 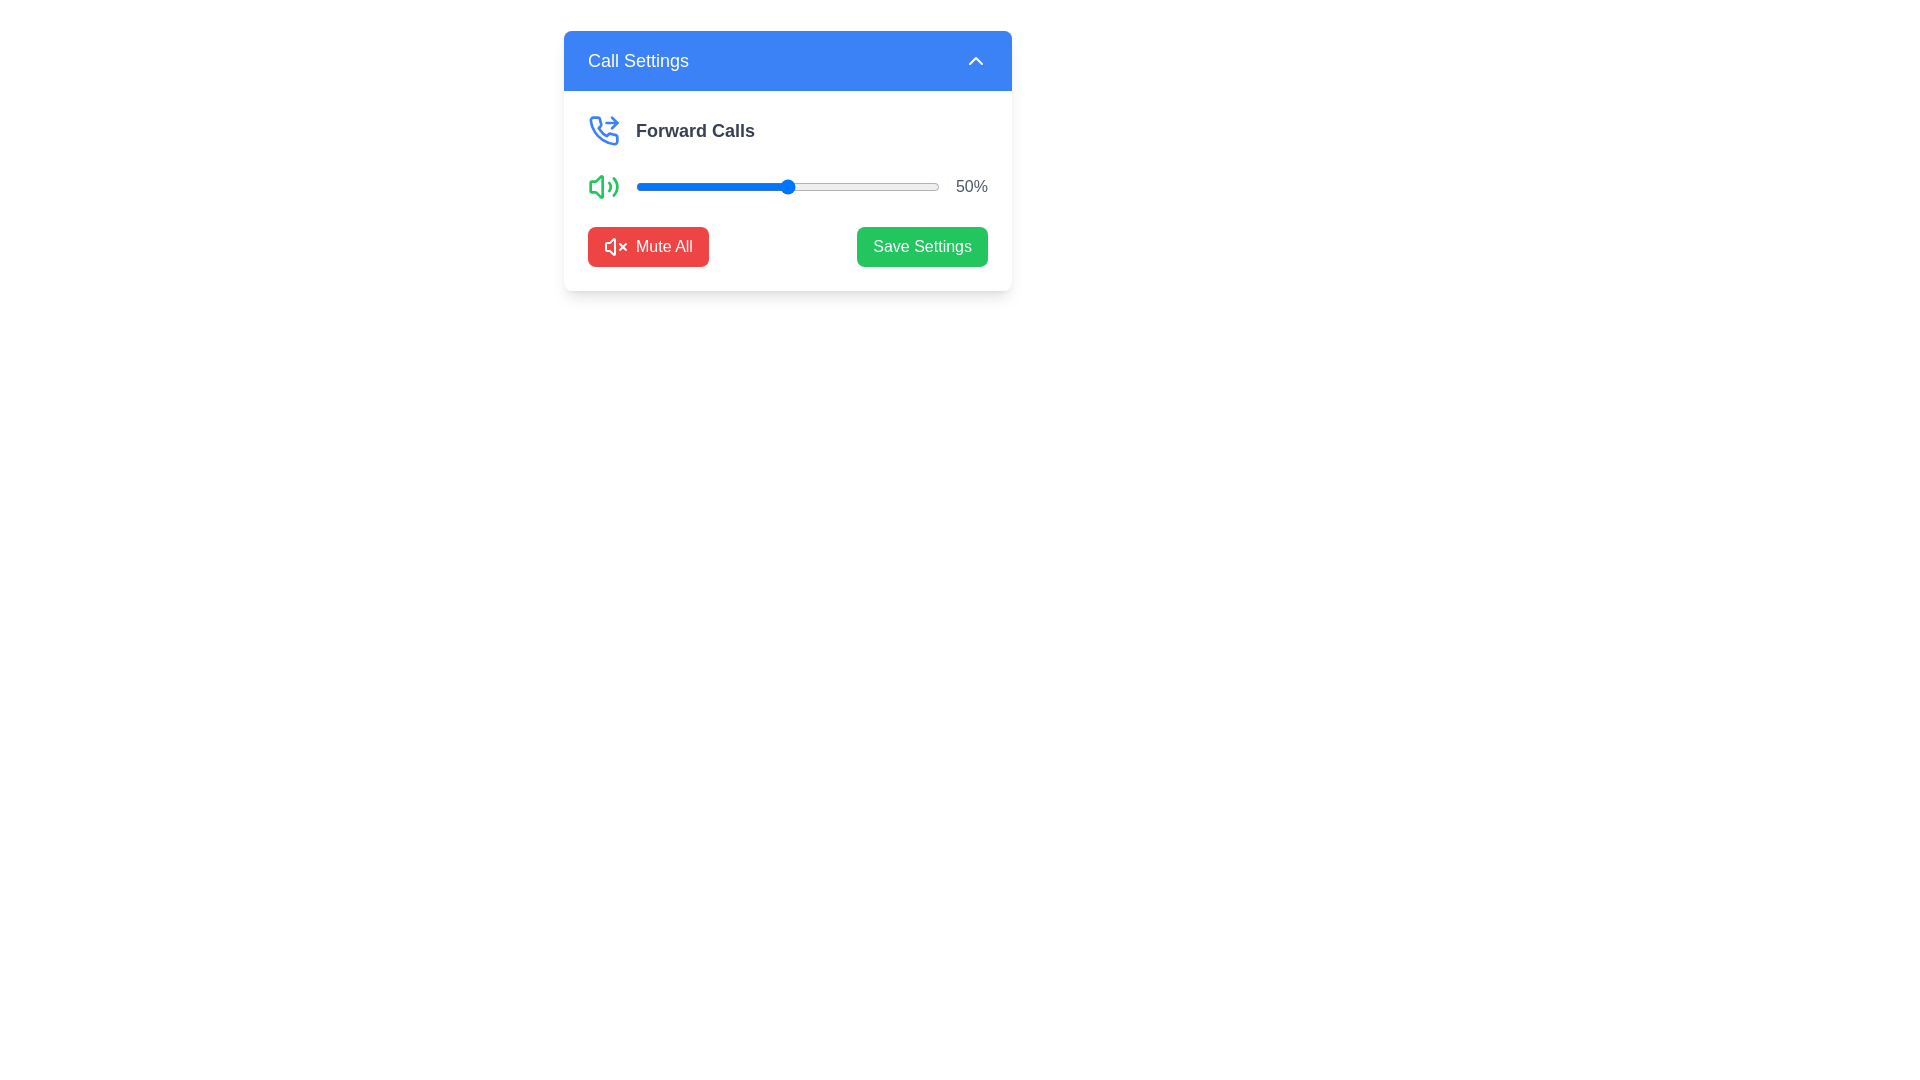 I want to click on the volume slider, so click(x=708, y=186).